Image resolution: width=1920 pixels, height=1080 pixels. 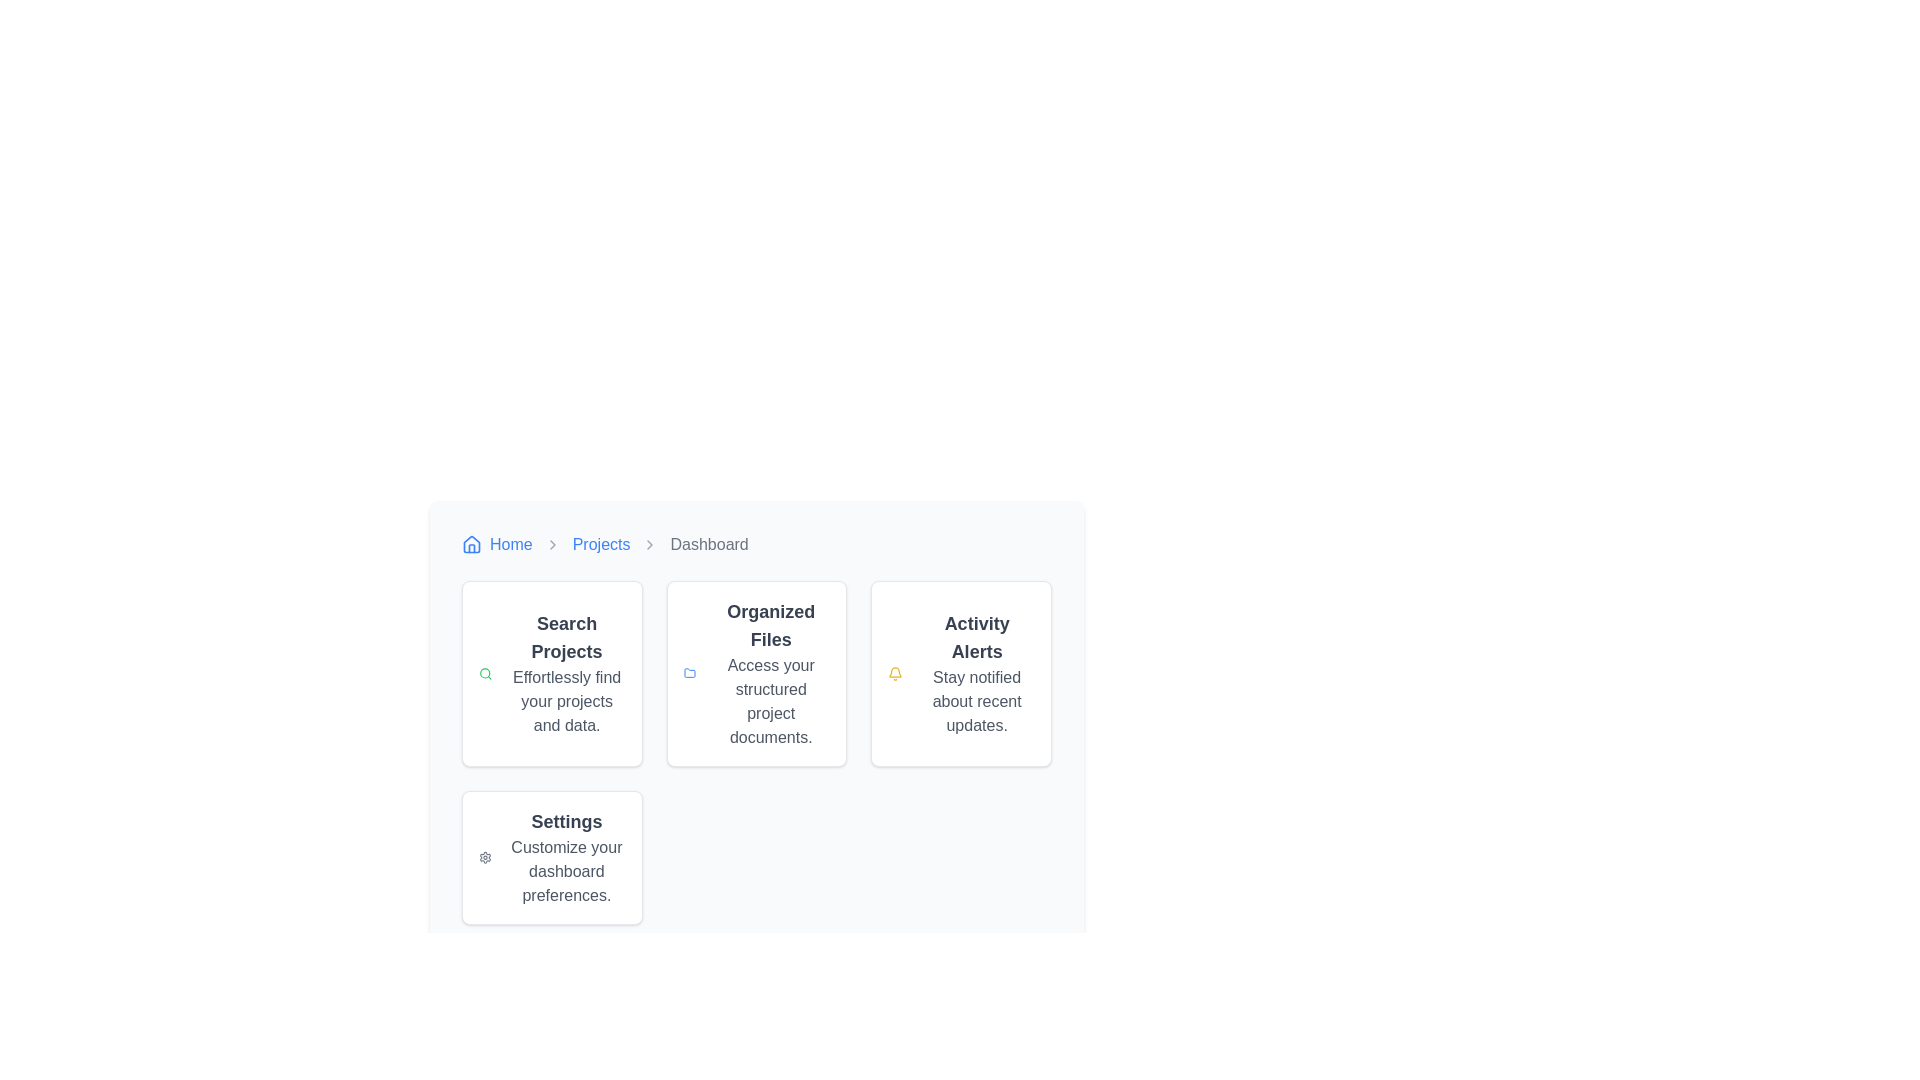 What do you see at coordinates (565, 821) in the screenshot?
I see `the Text label that serves as a heading for the section, located above the text 'Customize your dashboard preferences.'` at bounding box center [565, 821].